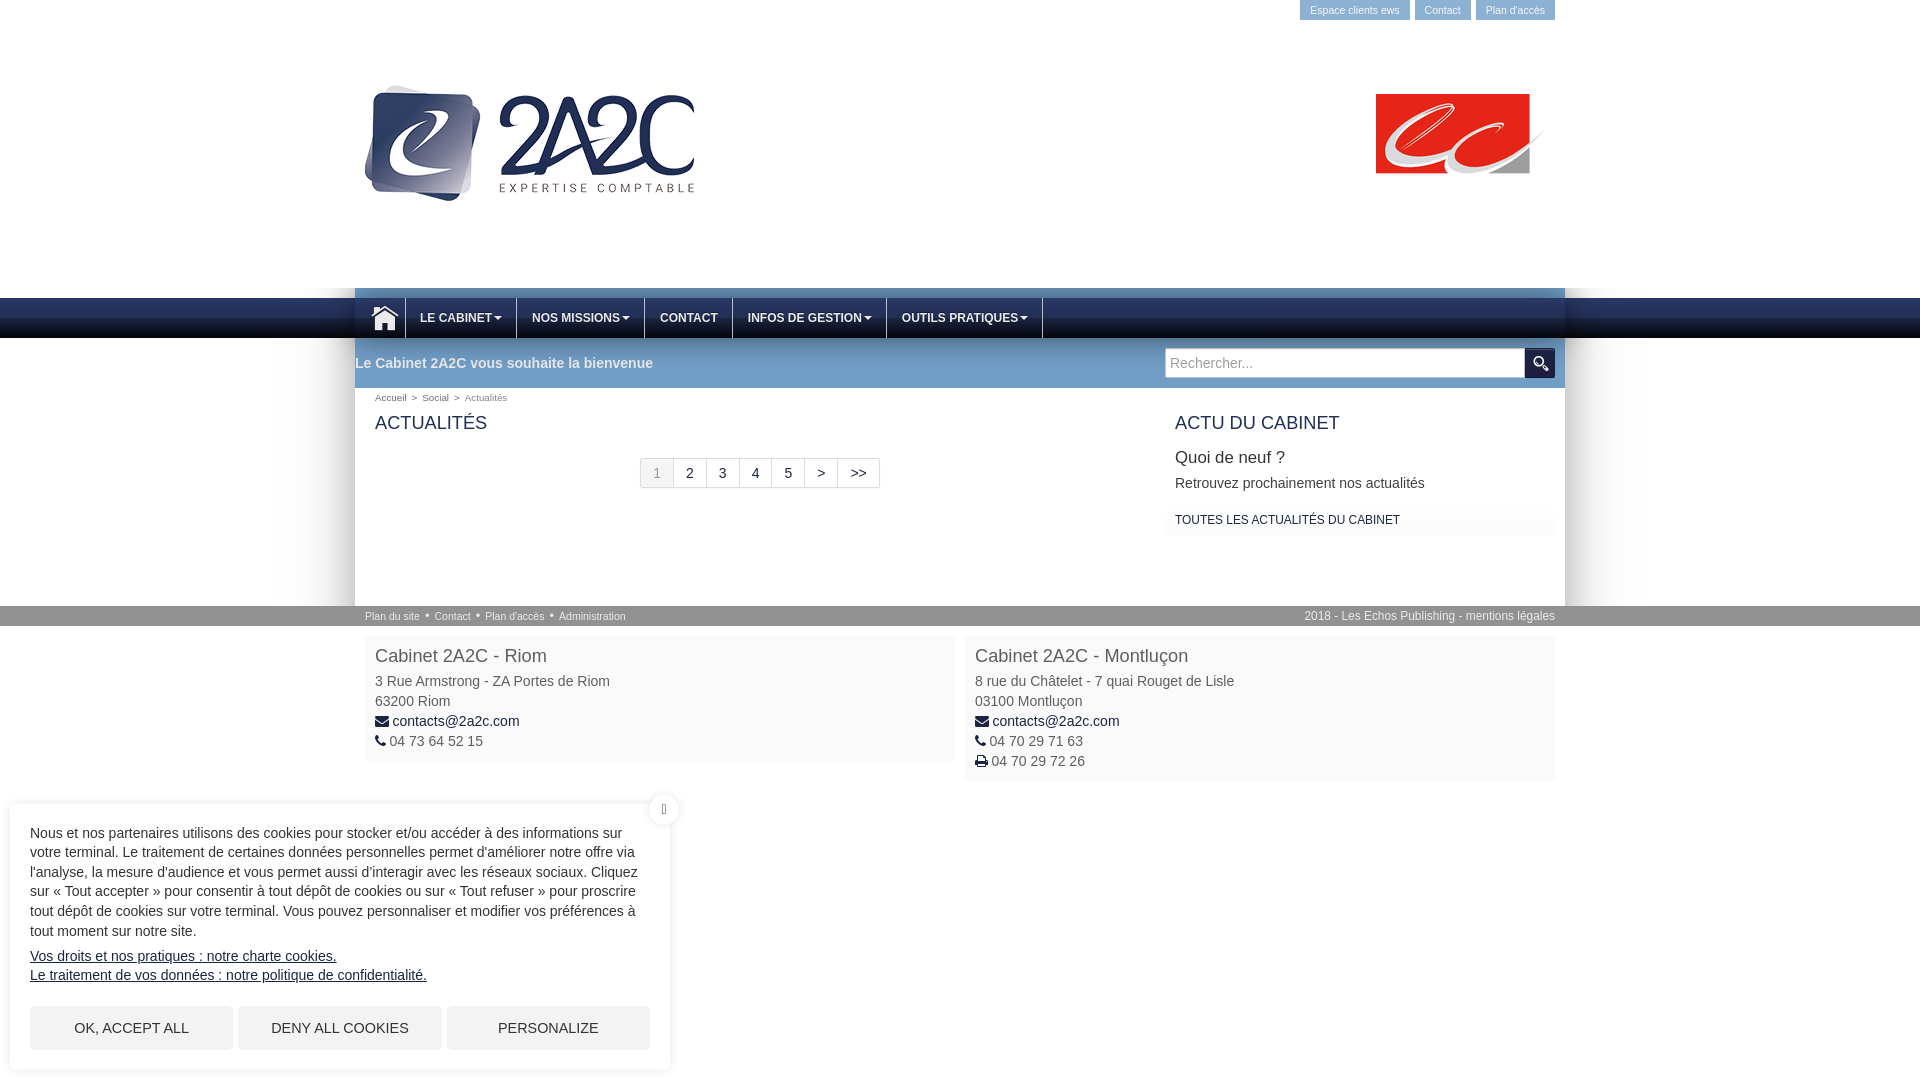 The height and width of the screenshot is (1080, 1920). I want to click on '>>', so click(858, 473).